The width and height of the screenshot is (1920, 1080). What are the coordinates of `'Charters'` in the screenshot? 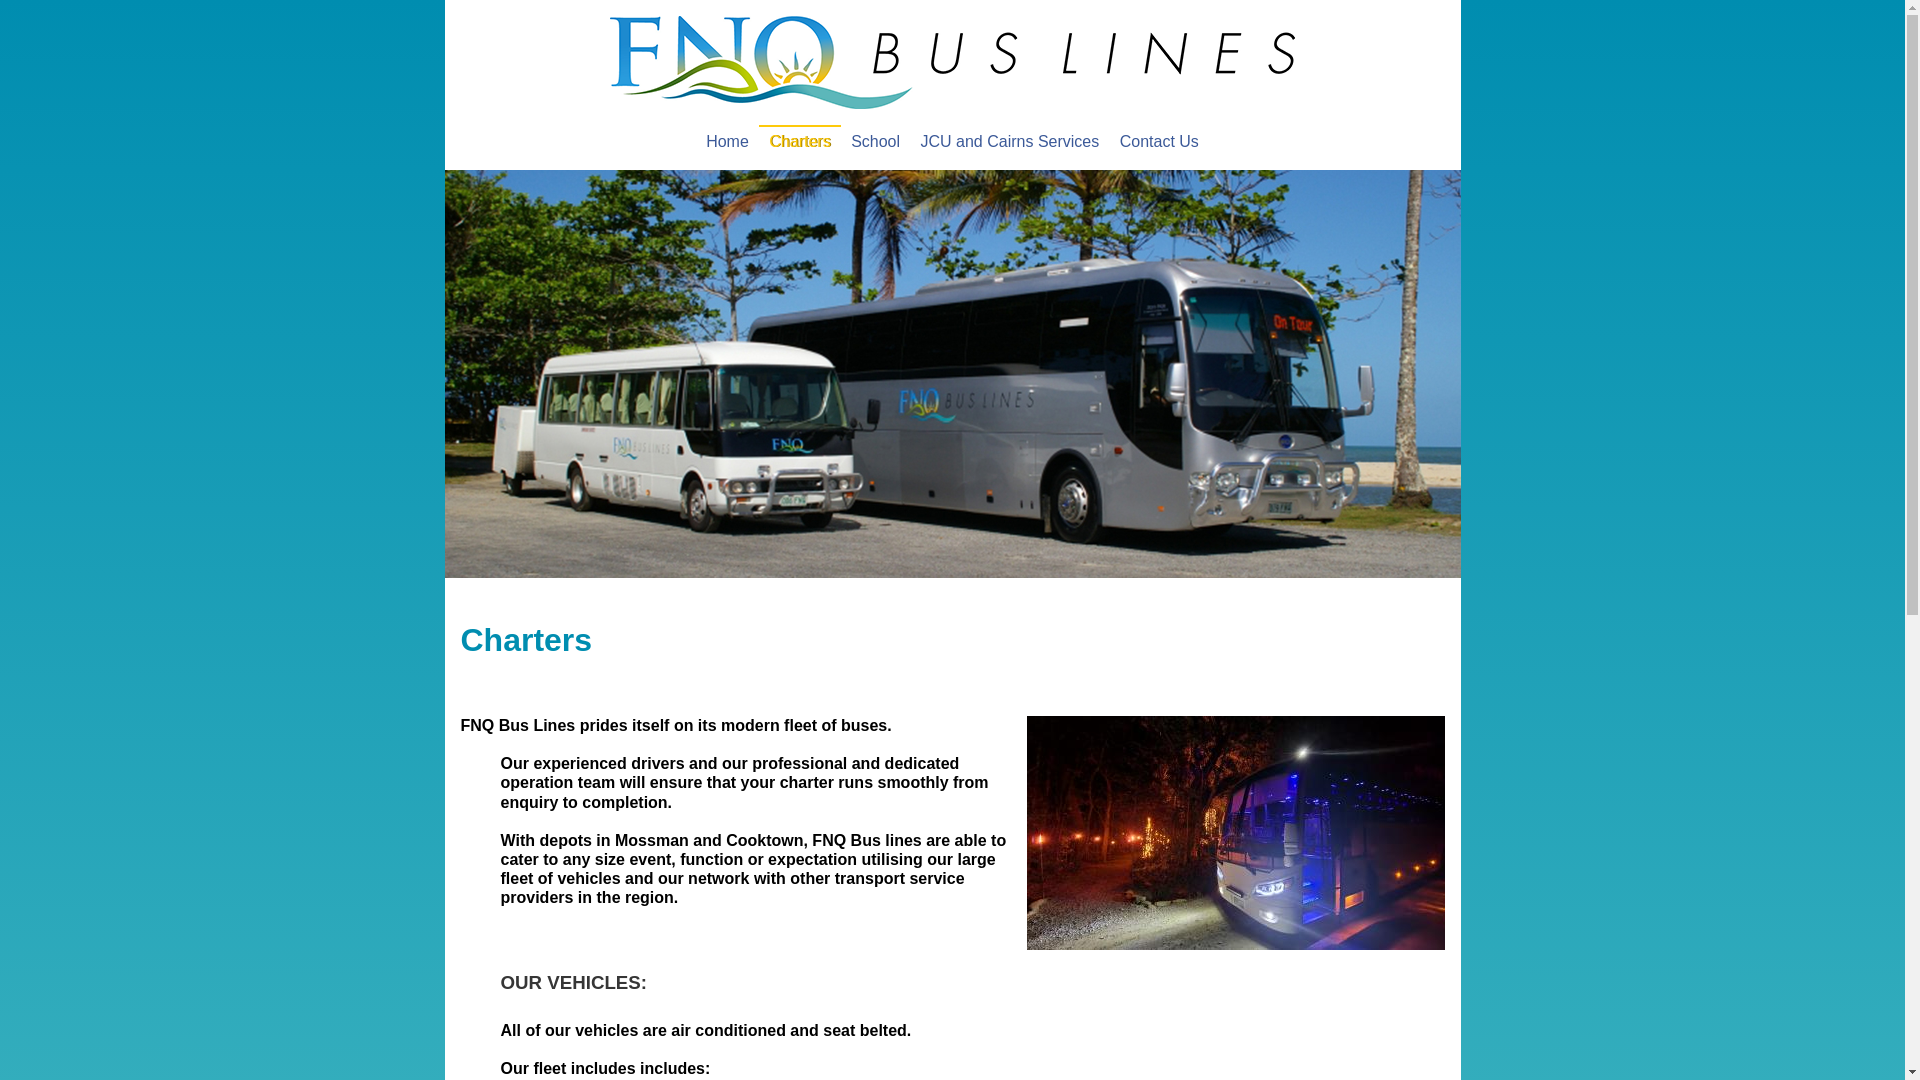 It's located at (800, 140).